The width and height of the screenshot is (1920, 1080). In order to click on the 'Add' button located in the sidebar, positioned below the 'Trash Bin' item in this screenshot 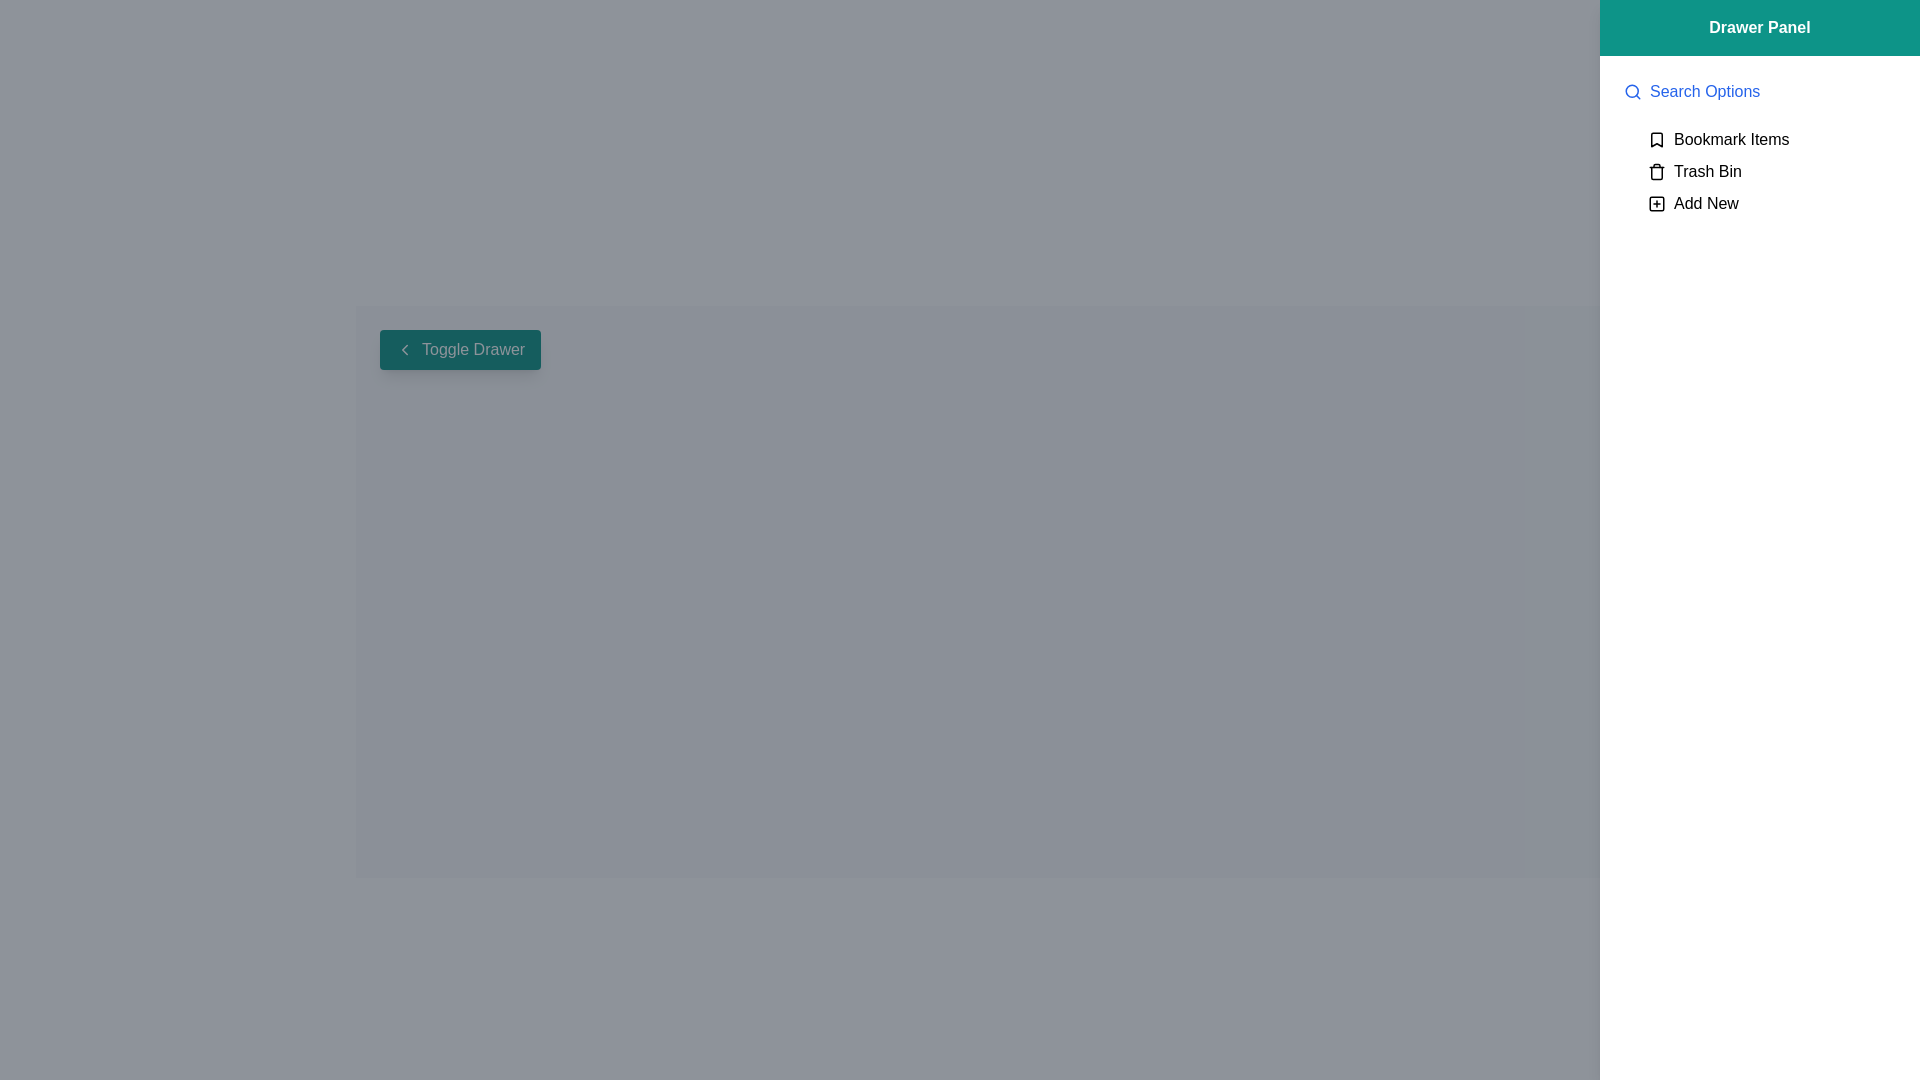, I will do `click(1692, 204)`.